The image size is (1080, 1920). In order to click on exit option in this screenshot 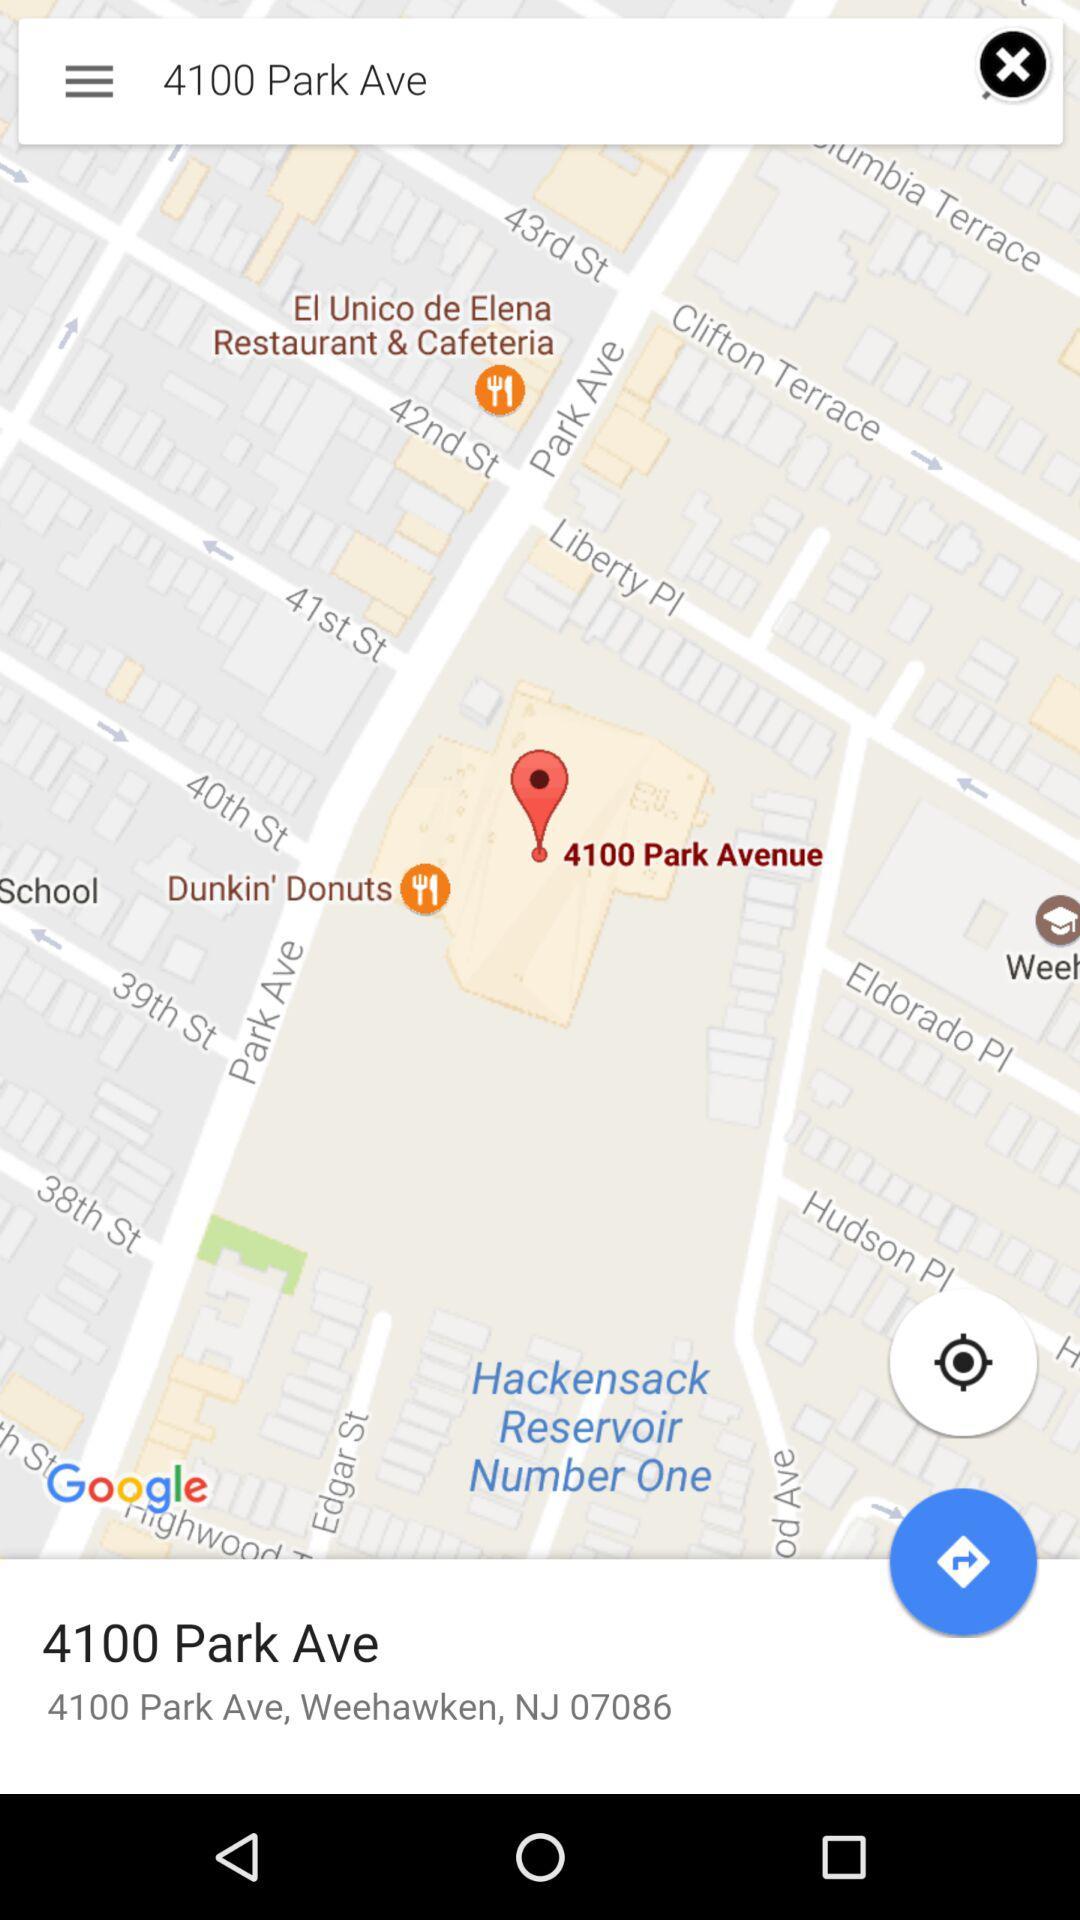, I will do `click(1014, 65)`.